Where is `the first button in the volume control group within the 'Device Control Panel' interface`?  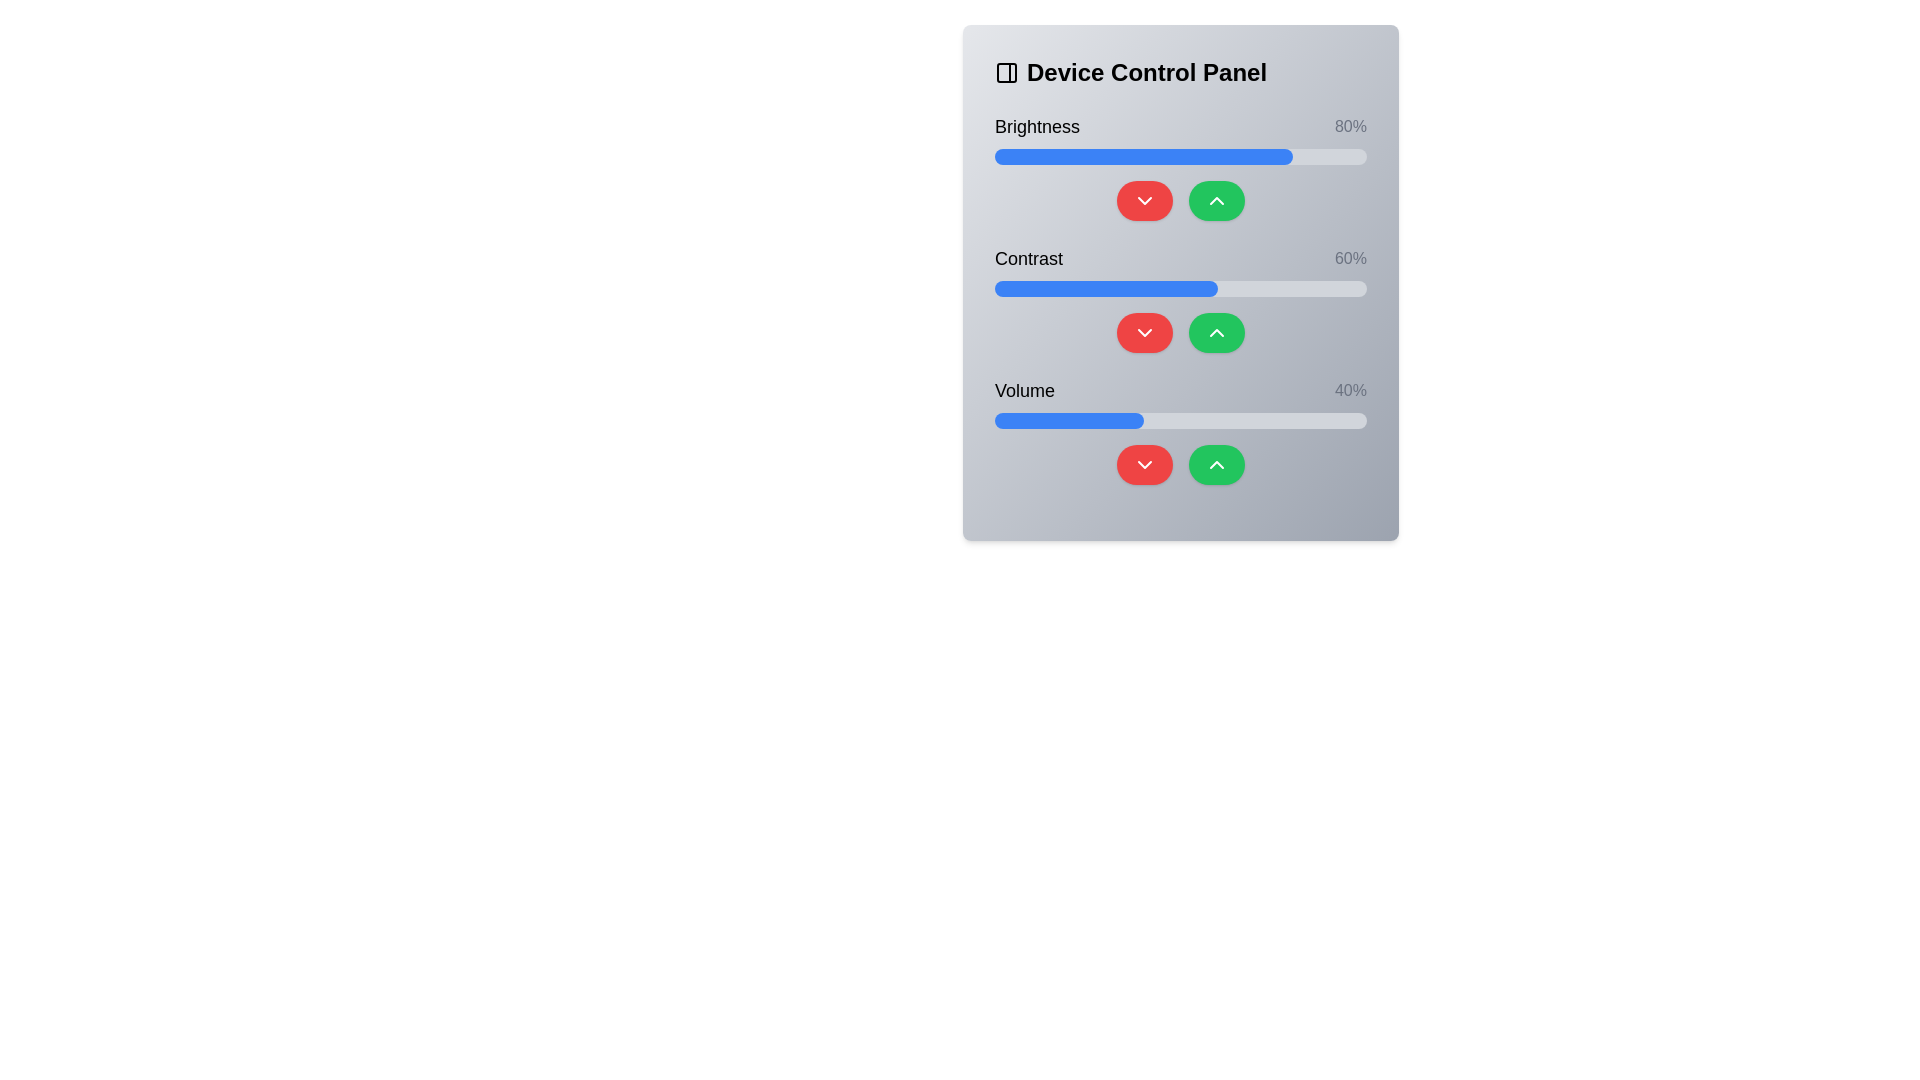
the first button in the volume control group within the 'Device Control Panel' interface is located at coordinates (1145, 465).